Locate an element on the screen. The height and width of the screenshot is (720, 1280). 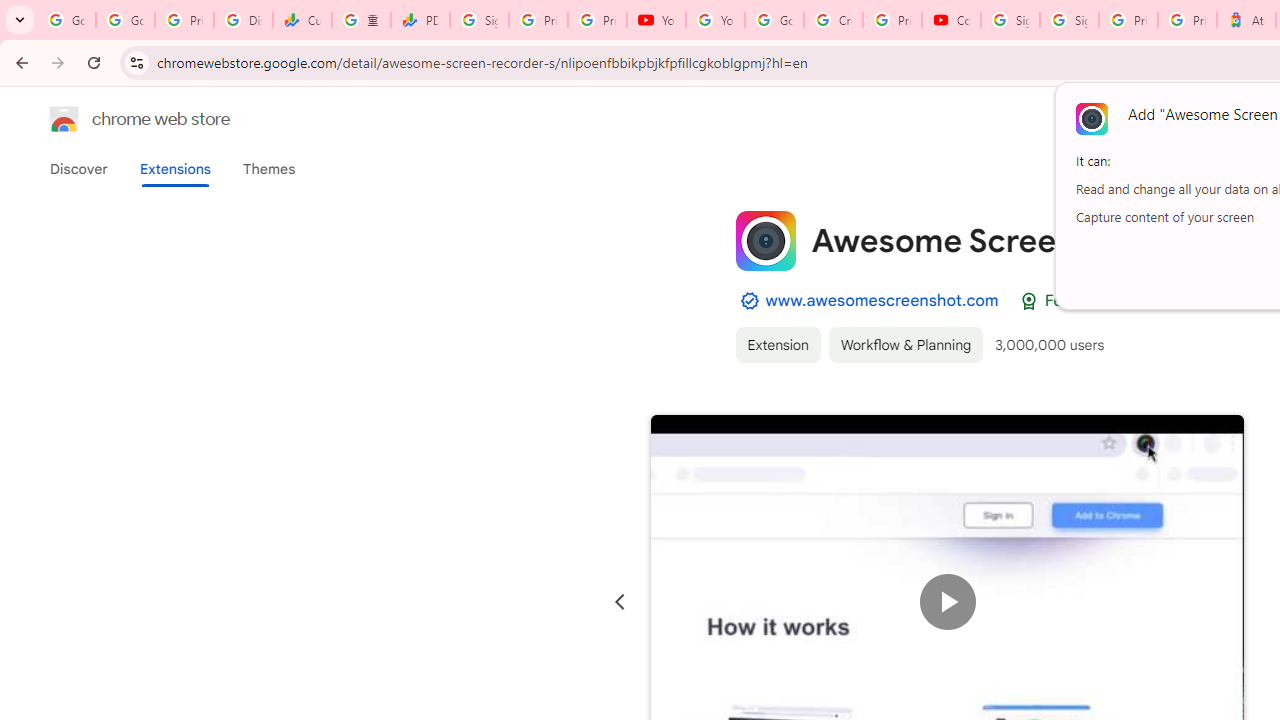
'Currencies - Google Finance' is located at coordinates (301, 20).